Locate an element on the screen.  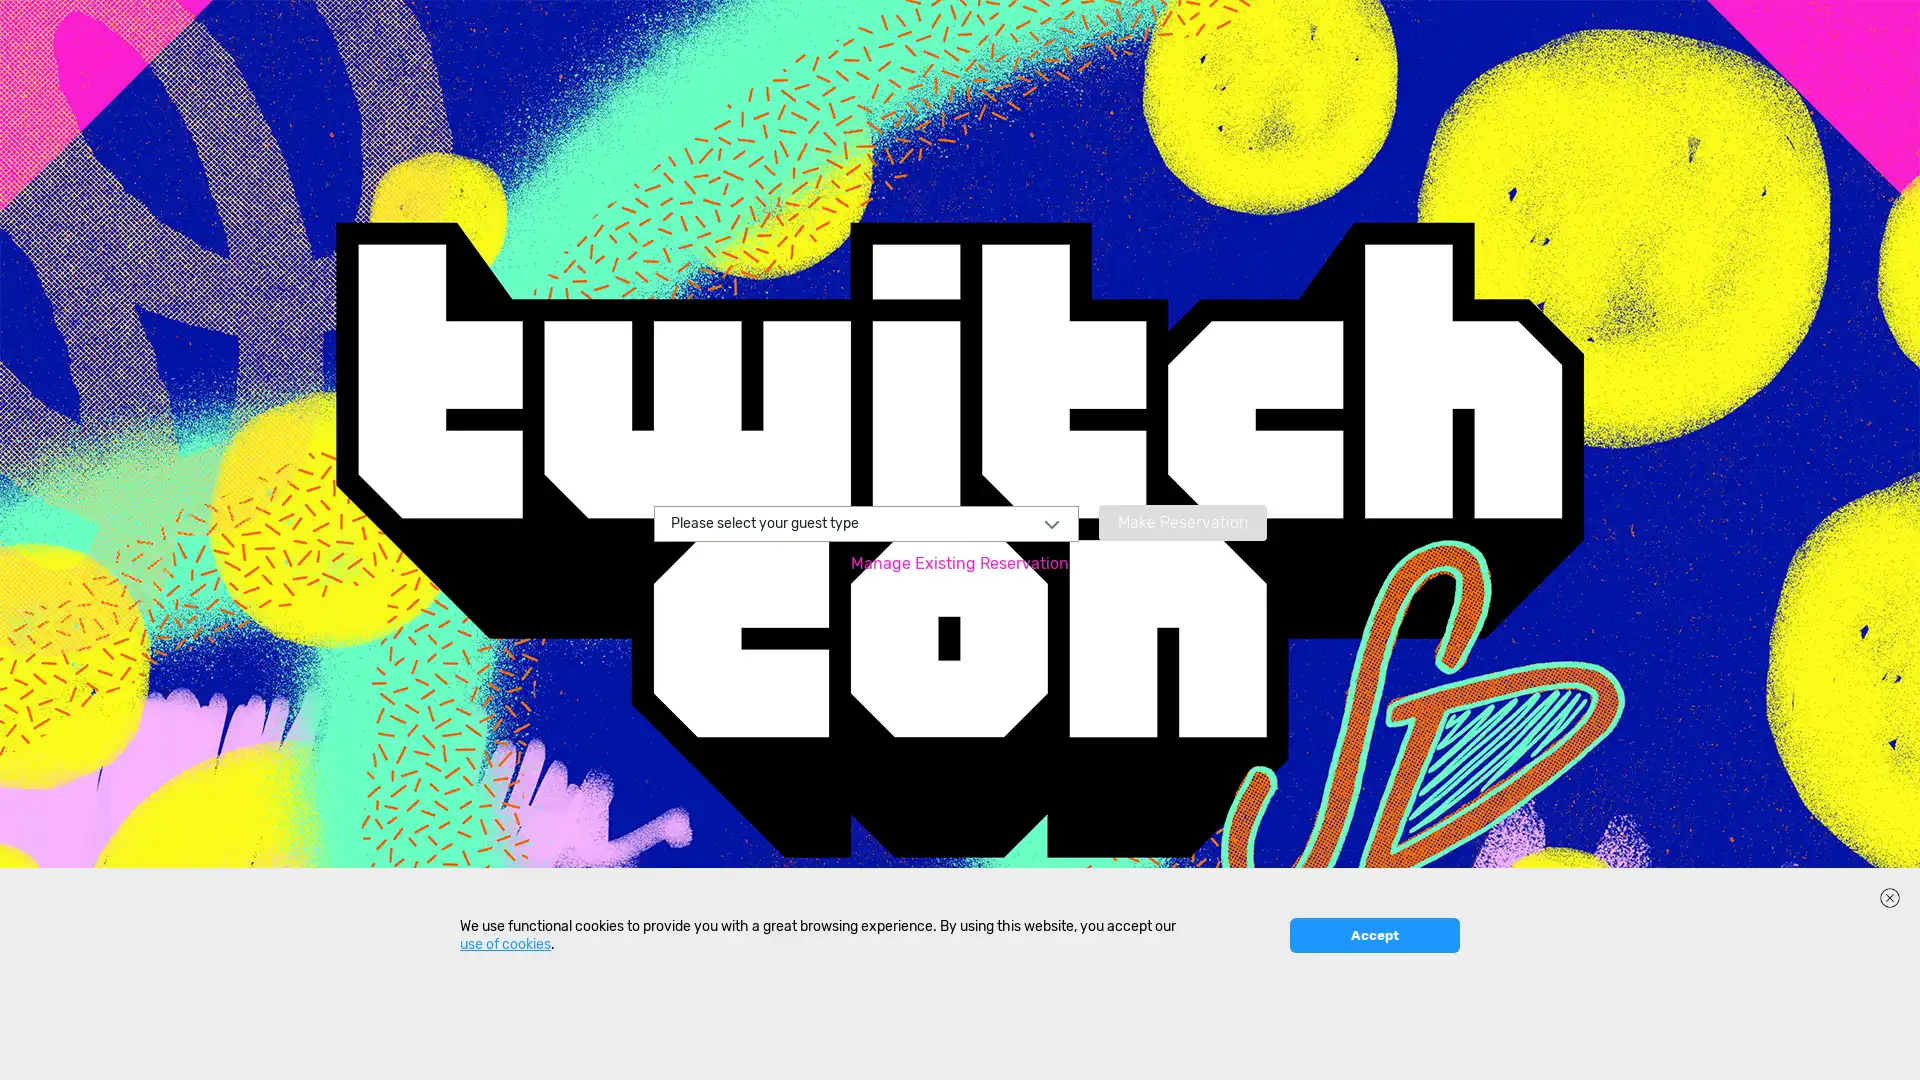
Accept is located at coordinates (1373, 1050).